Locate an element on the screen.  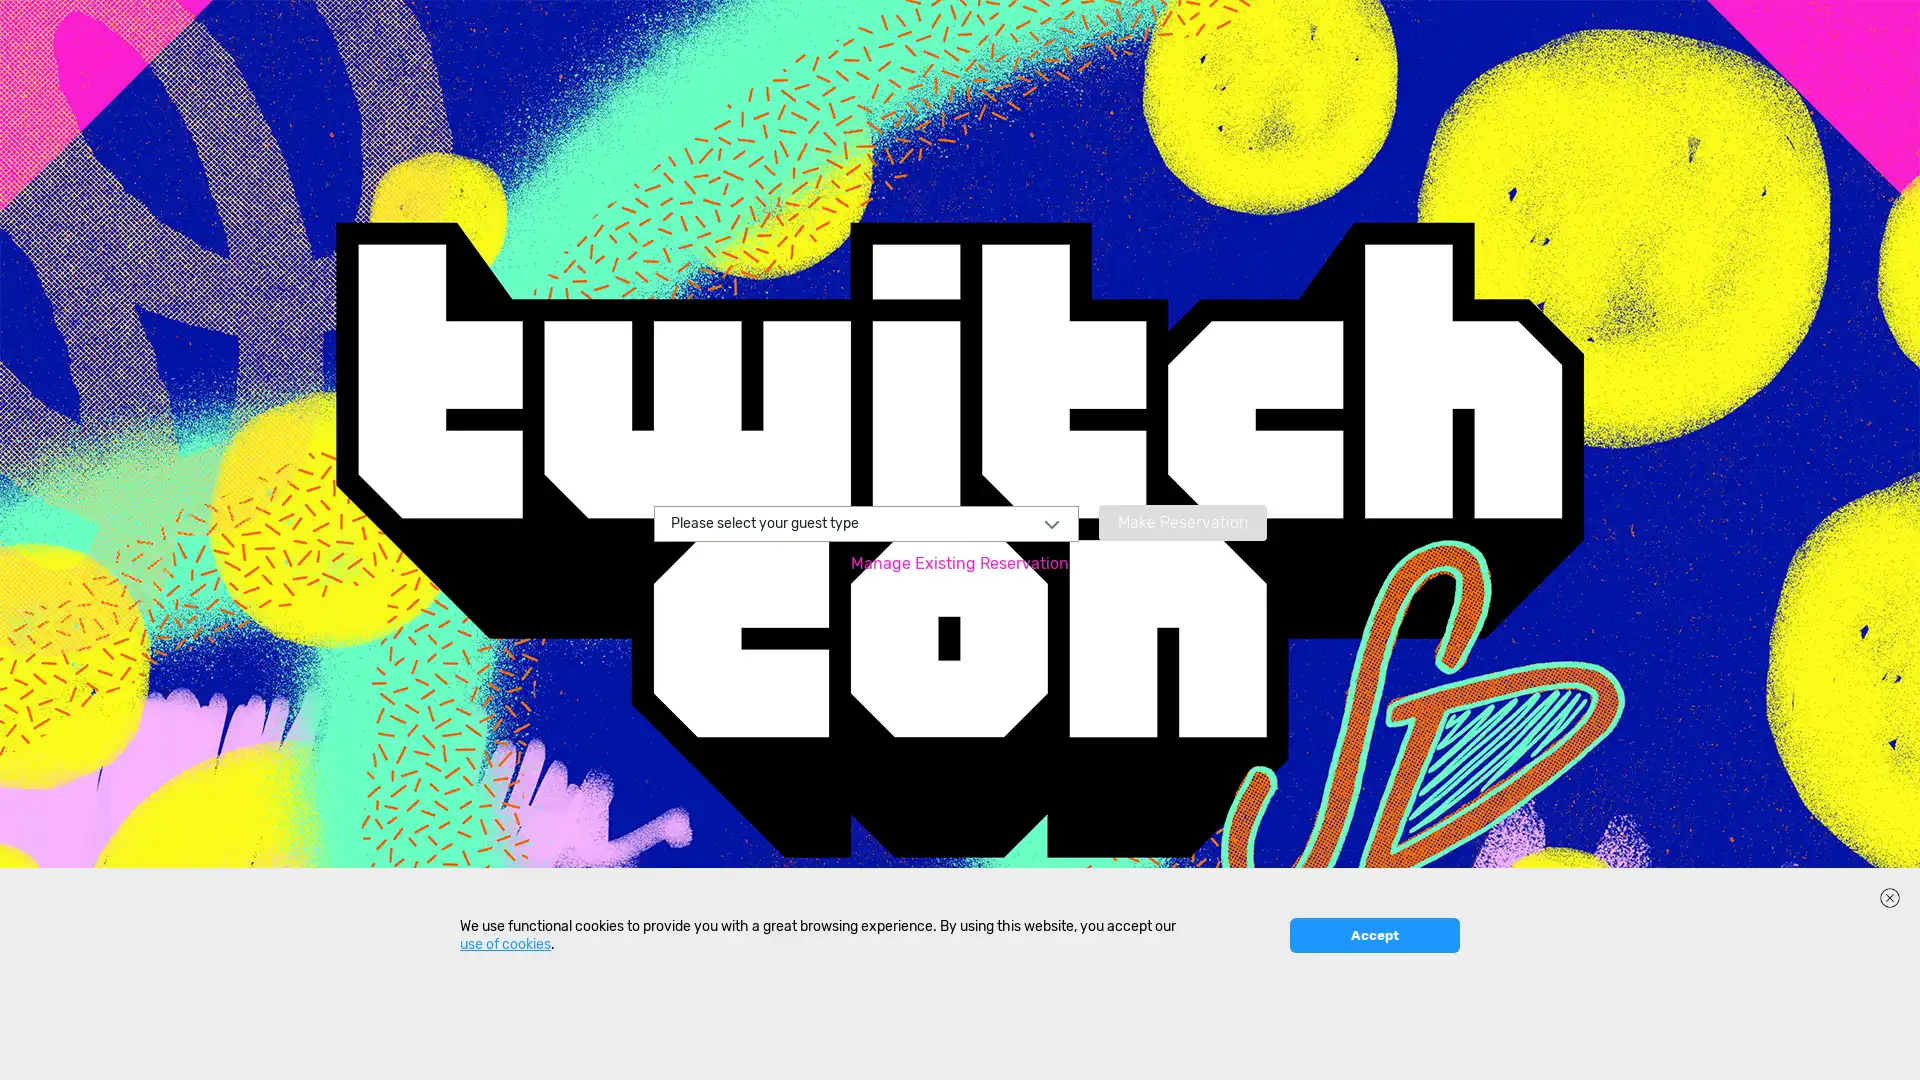
Accept is located at coordinates (1373, 1050).